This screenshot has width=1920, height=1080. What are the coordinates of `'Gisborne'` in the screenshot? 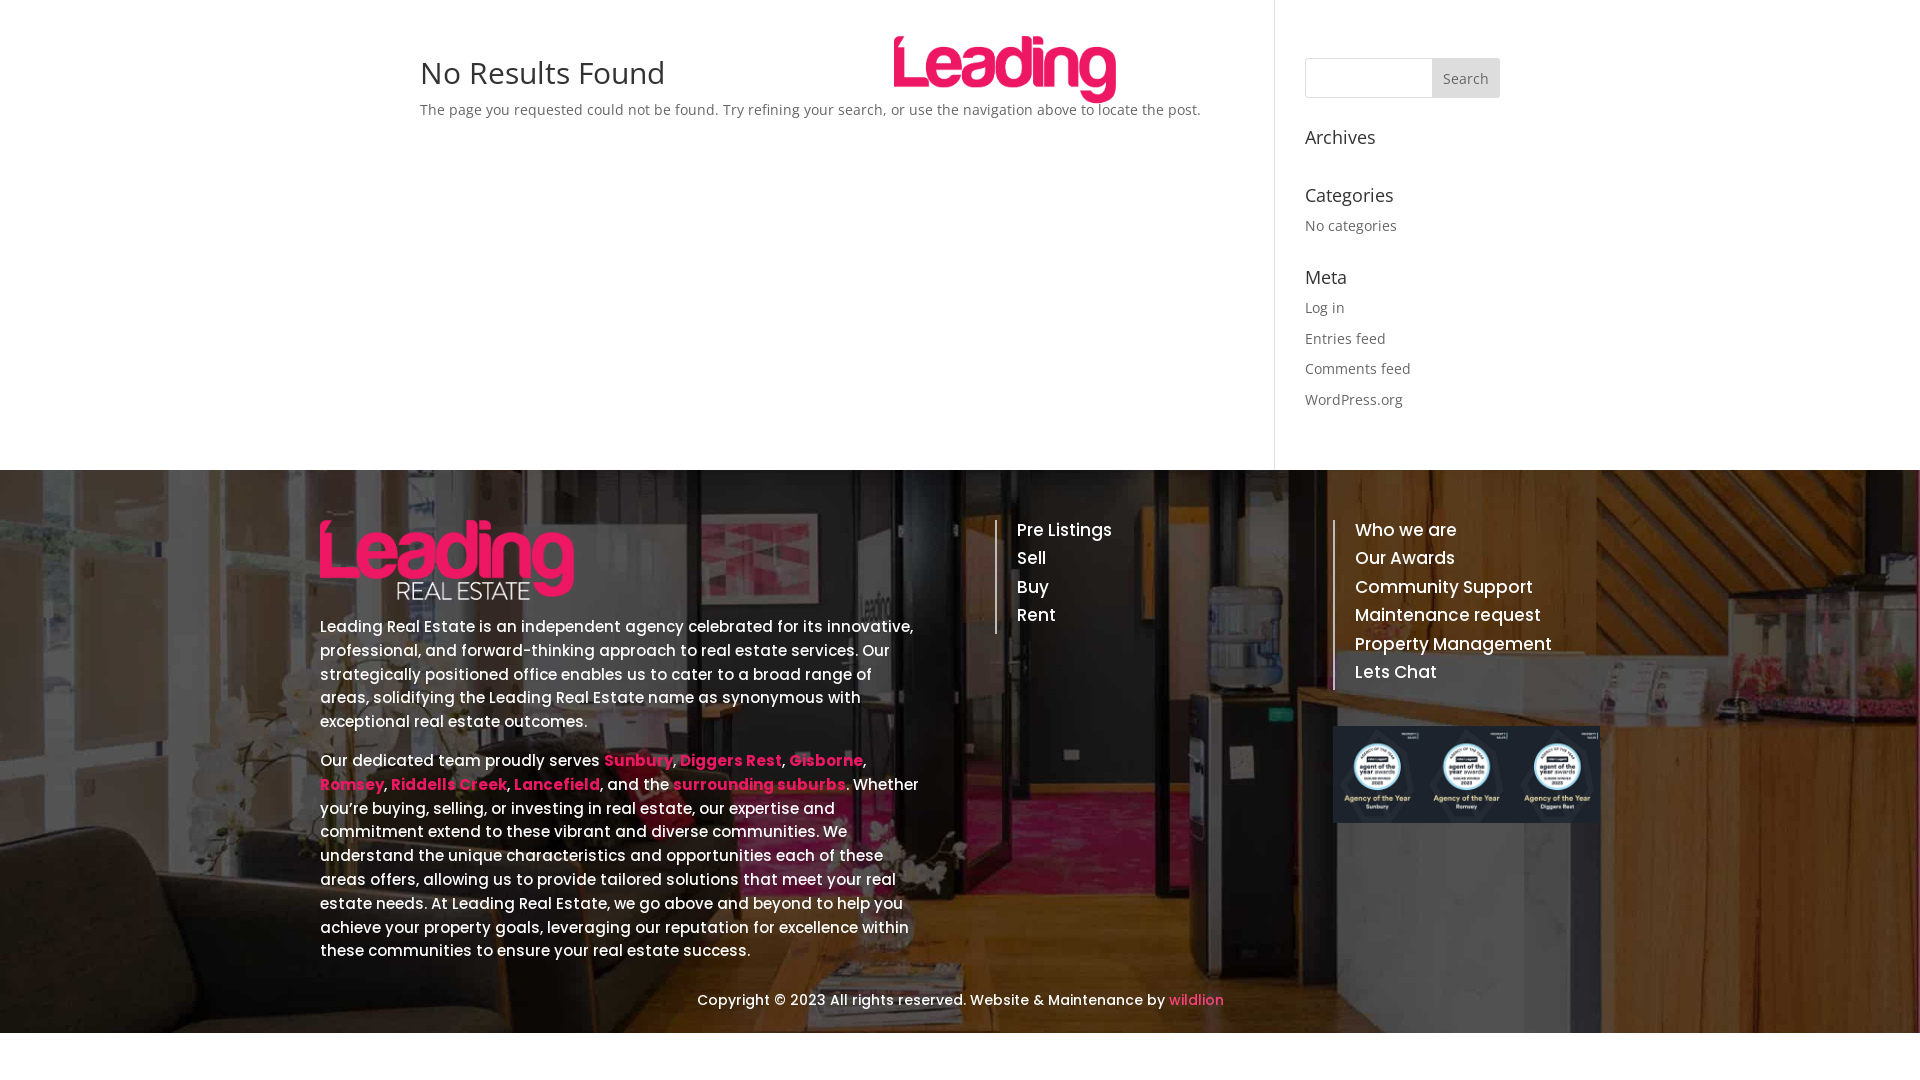 It's located at (825, 760).